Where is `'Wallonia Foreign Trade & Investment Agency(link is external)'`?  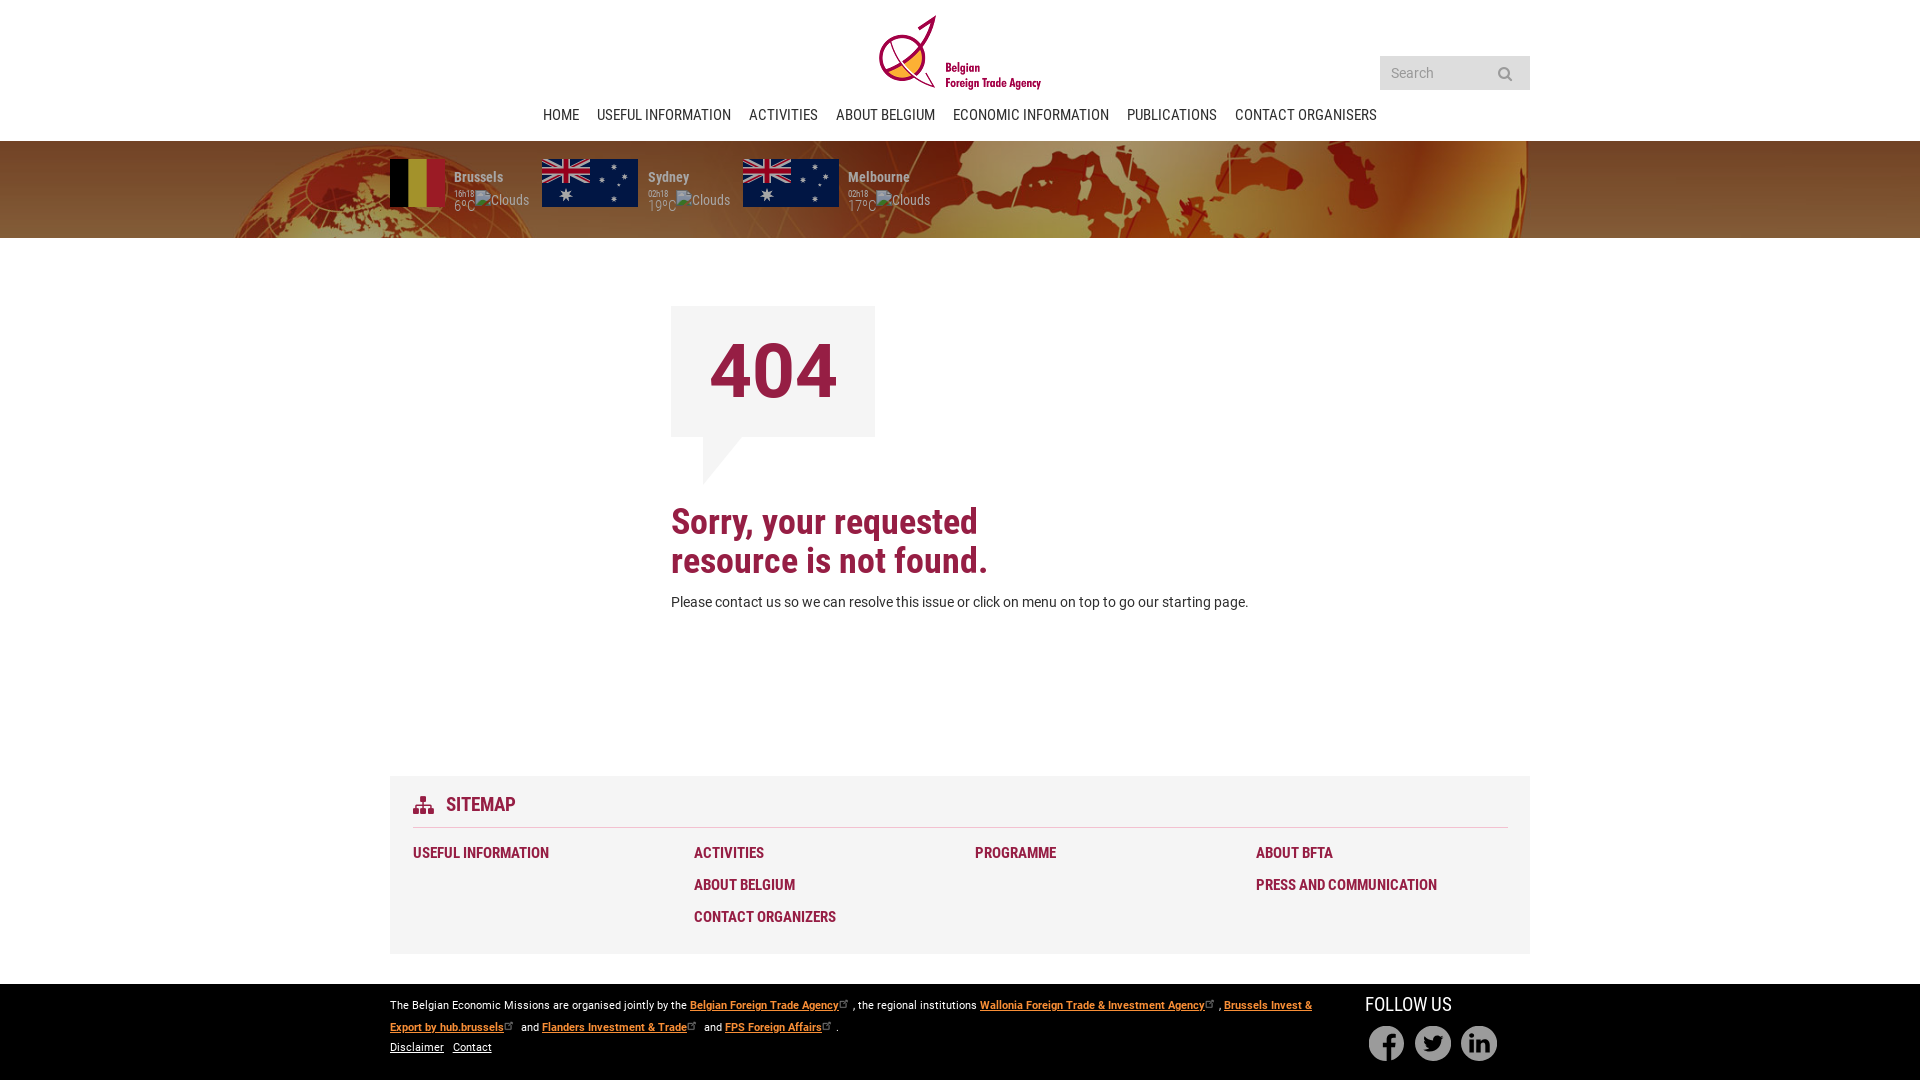
'Wallonia Foreign Trade & Investment Agency(link is external)' is located at coordinates (1098, 1005).